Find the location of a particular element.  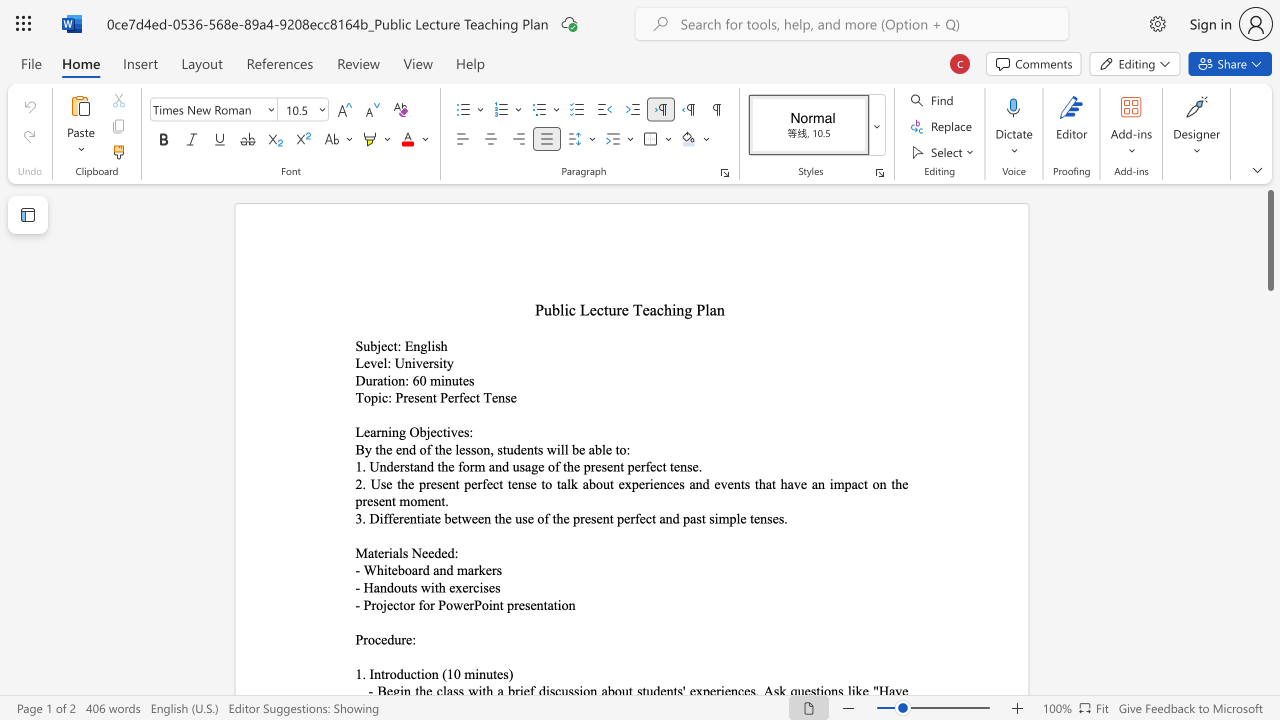

the 2th character "h" in the text is located at coordinates (441, 448).